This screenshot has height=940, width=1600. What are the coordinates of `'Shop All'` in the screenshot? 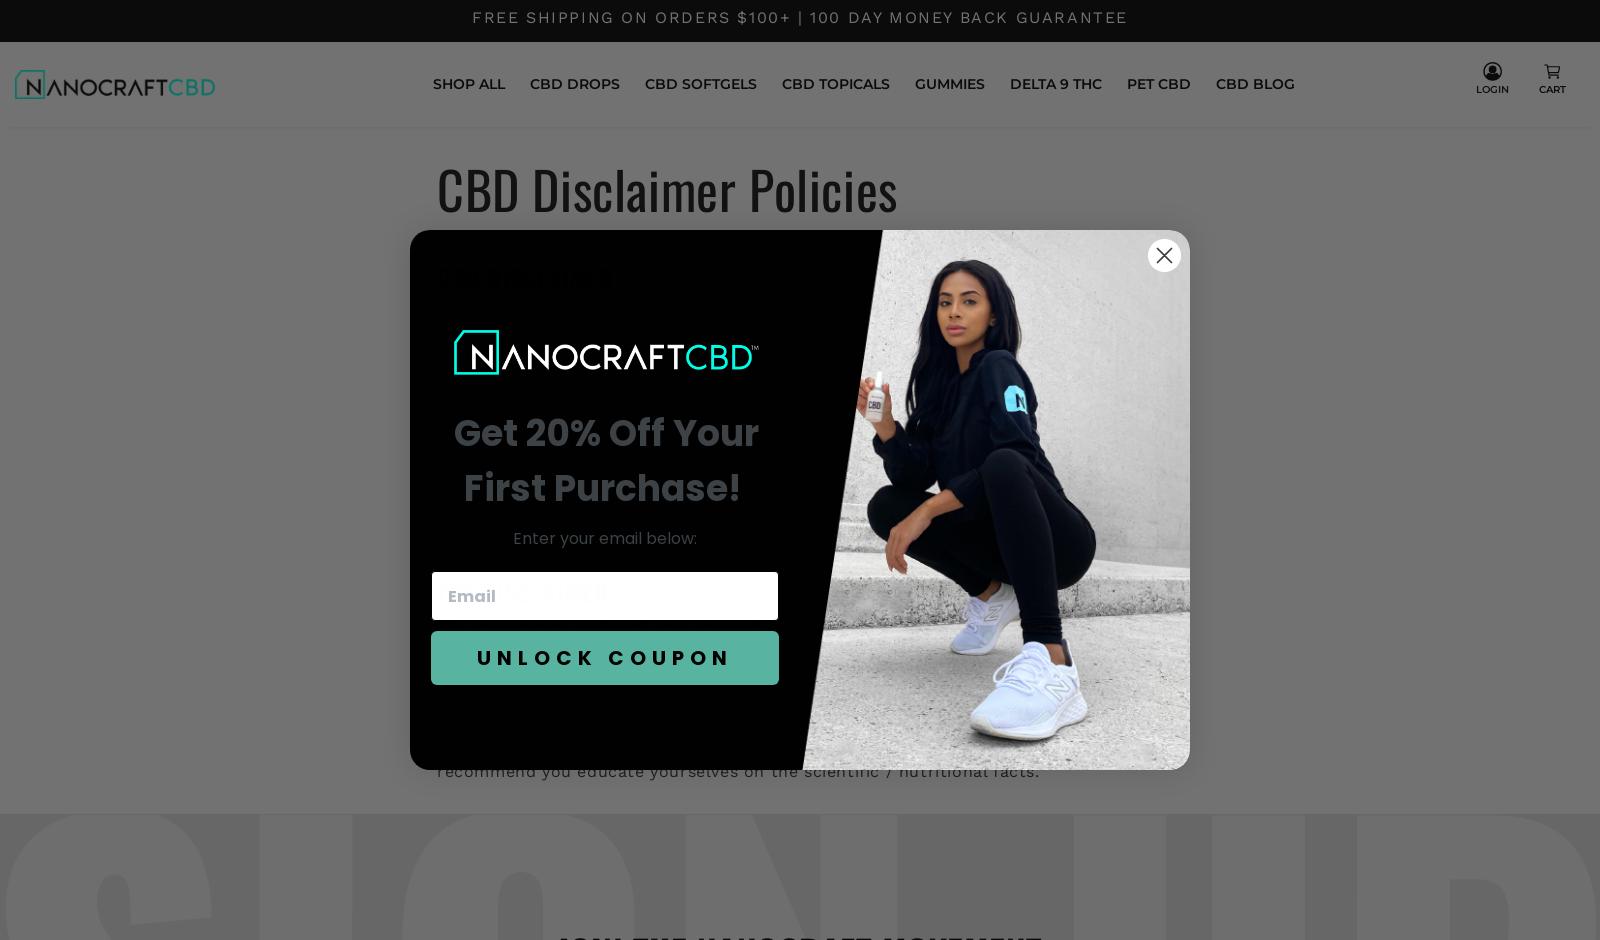 It's located at (467, 83).